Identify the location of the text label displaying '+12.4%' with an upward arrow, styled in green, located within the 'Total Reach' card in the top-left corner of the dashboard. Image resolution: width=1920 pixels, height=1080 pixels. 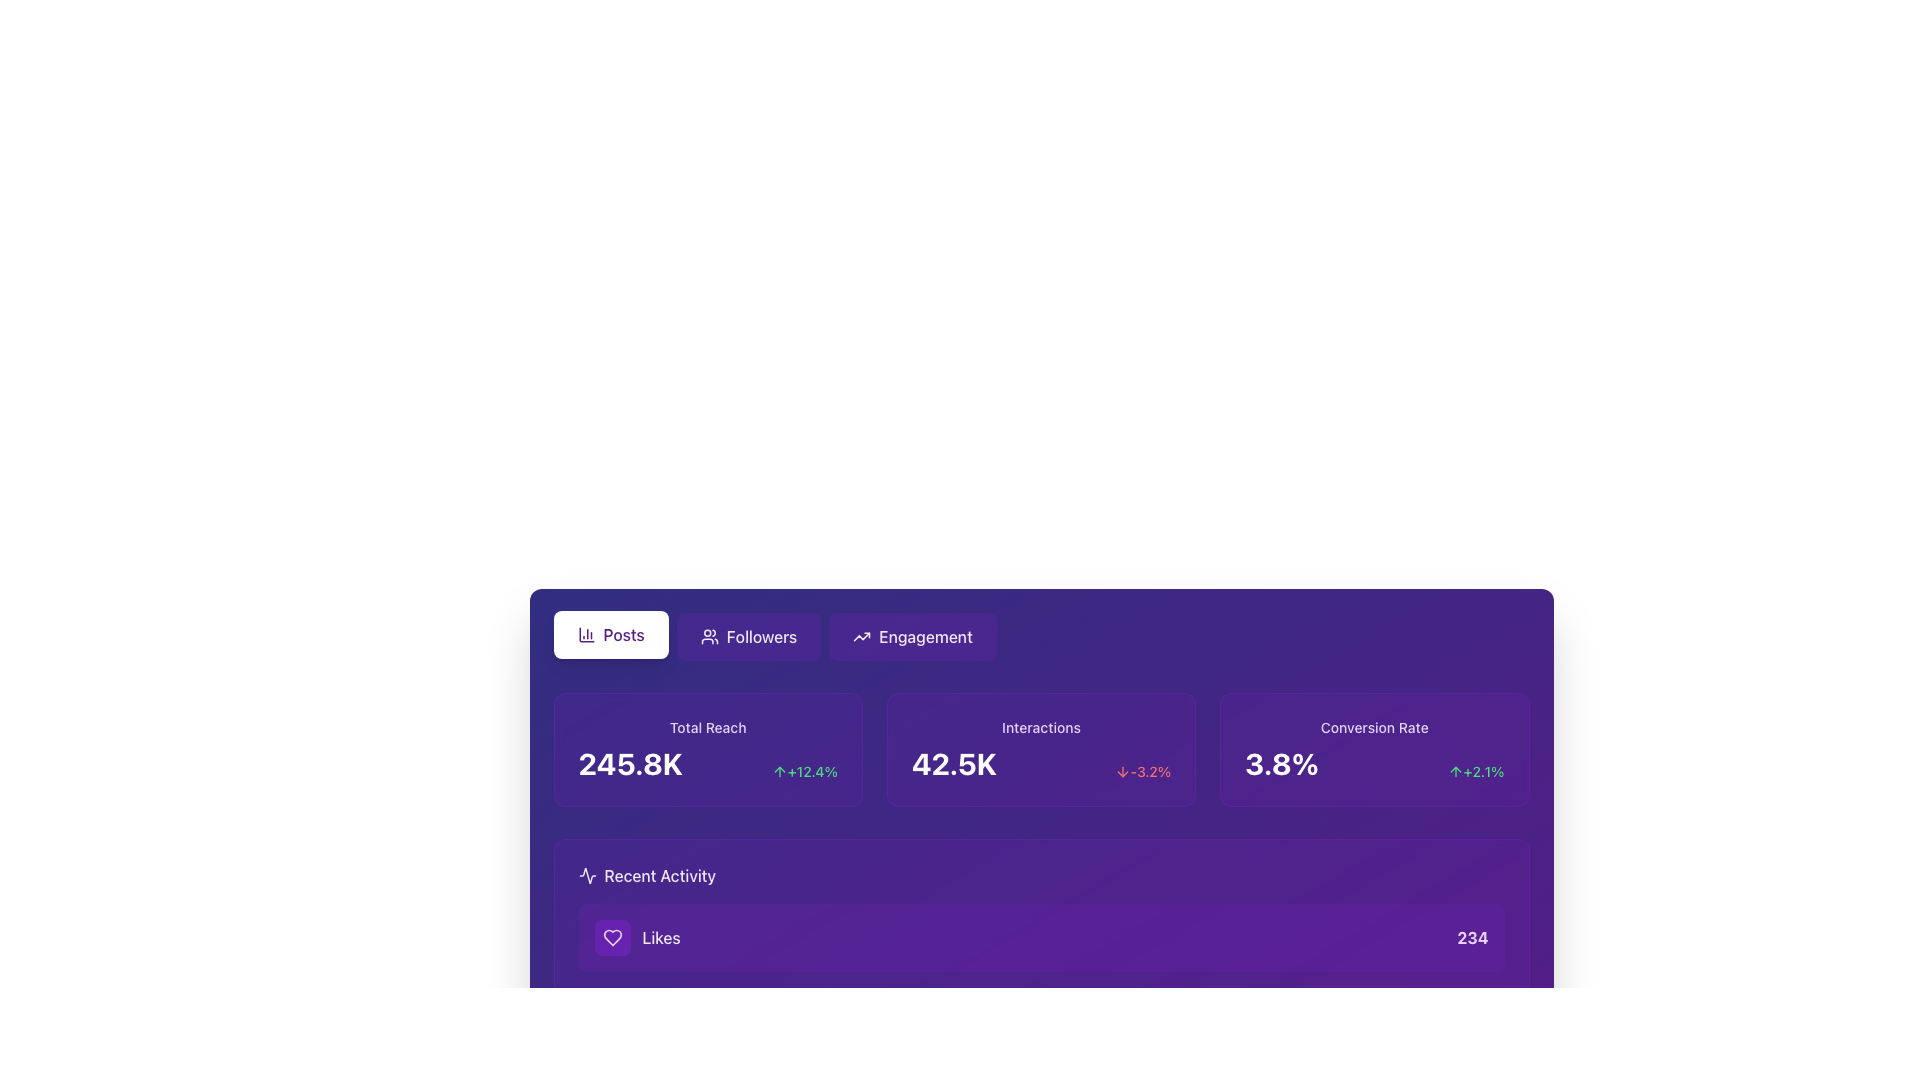
(804, 770).